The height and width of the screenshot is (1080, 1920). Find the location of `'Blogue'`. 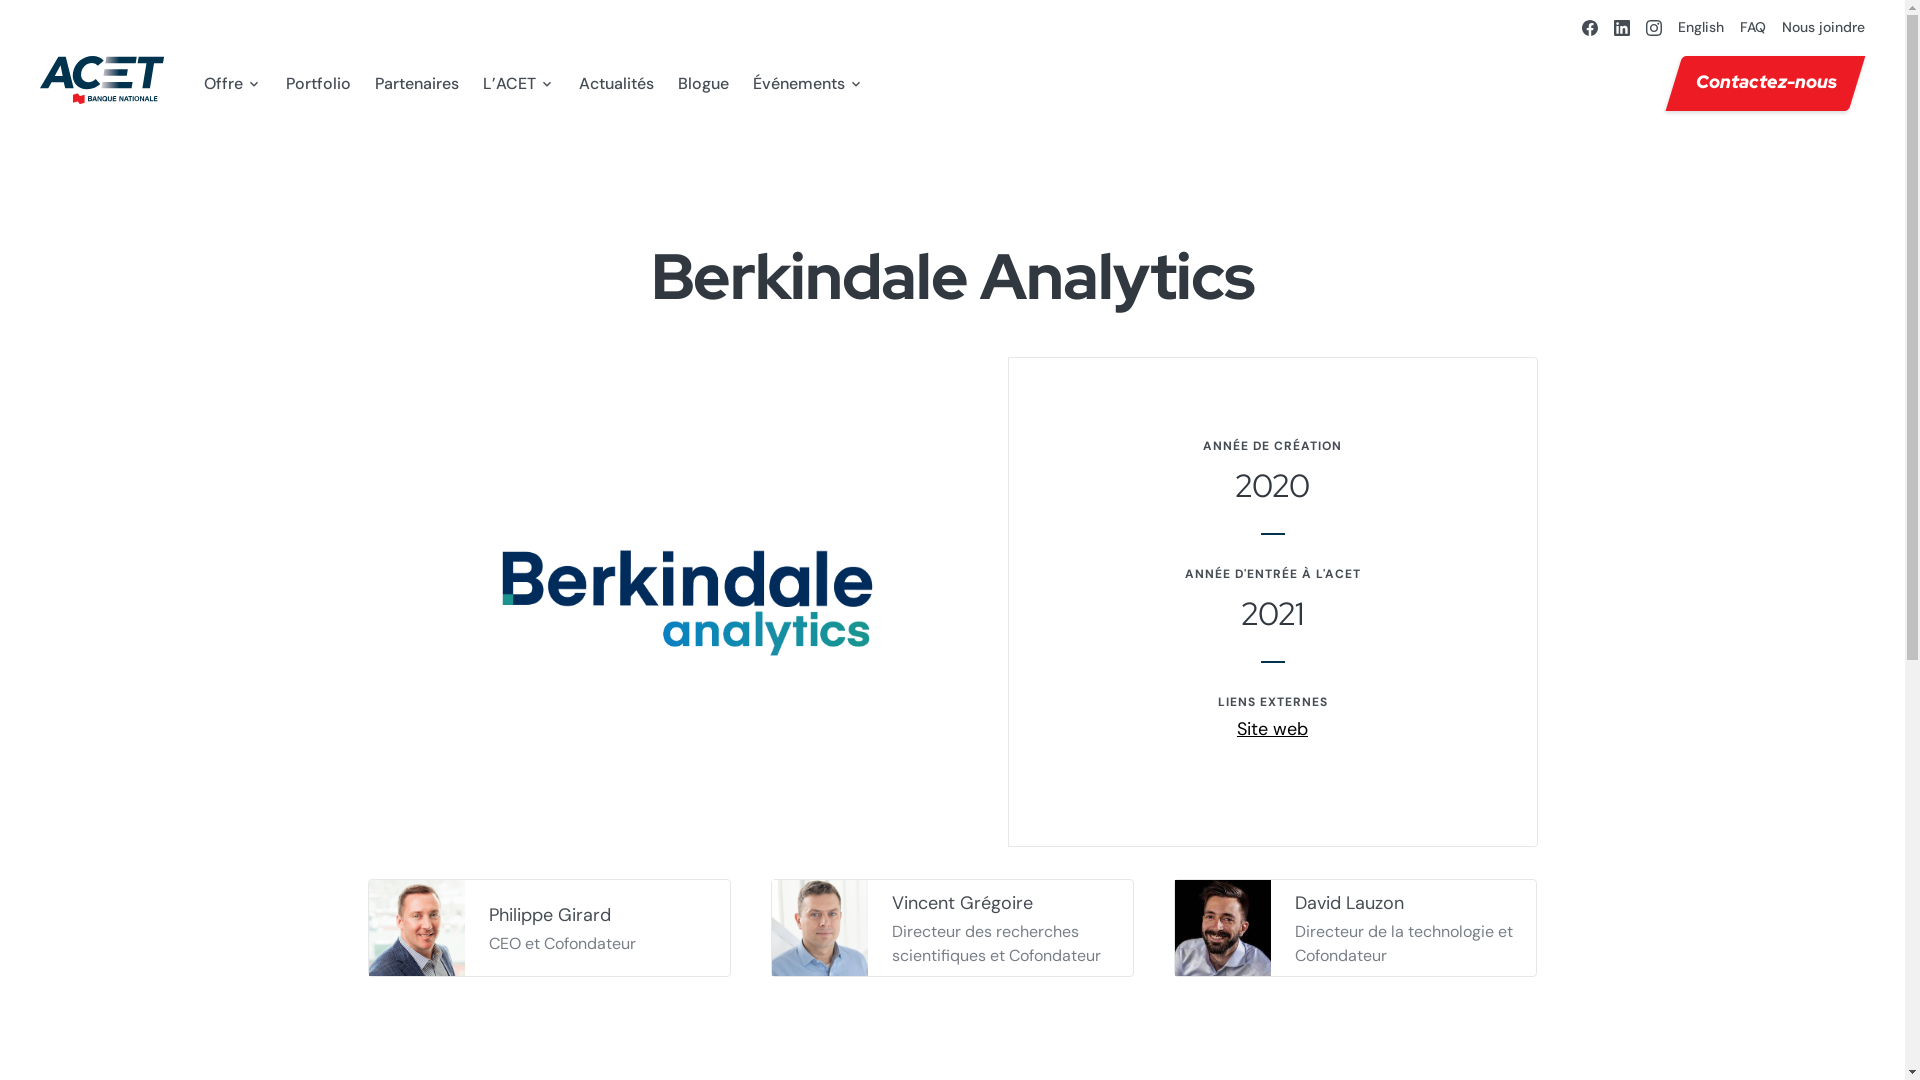

'Blogue' is located at coordinates (677, 82).